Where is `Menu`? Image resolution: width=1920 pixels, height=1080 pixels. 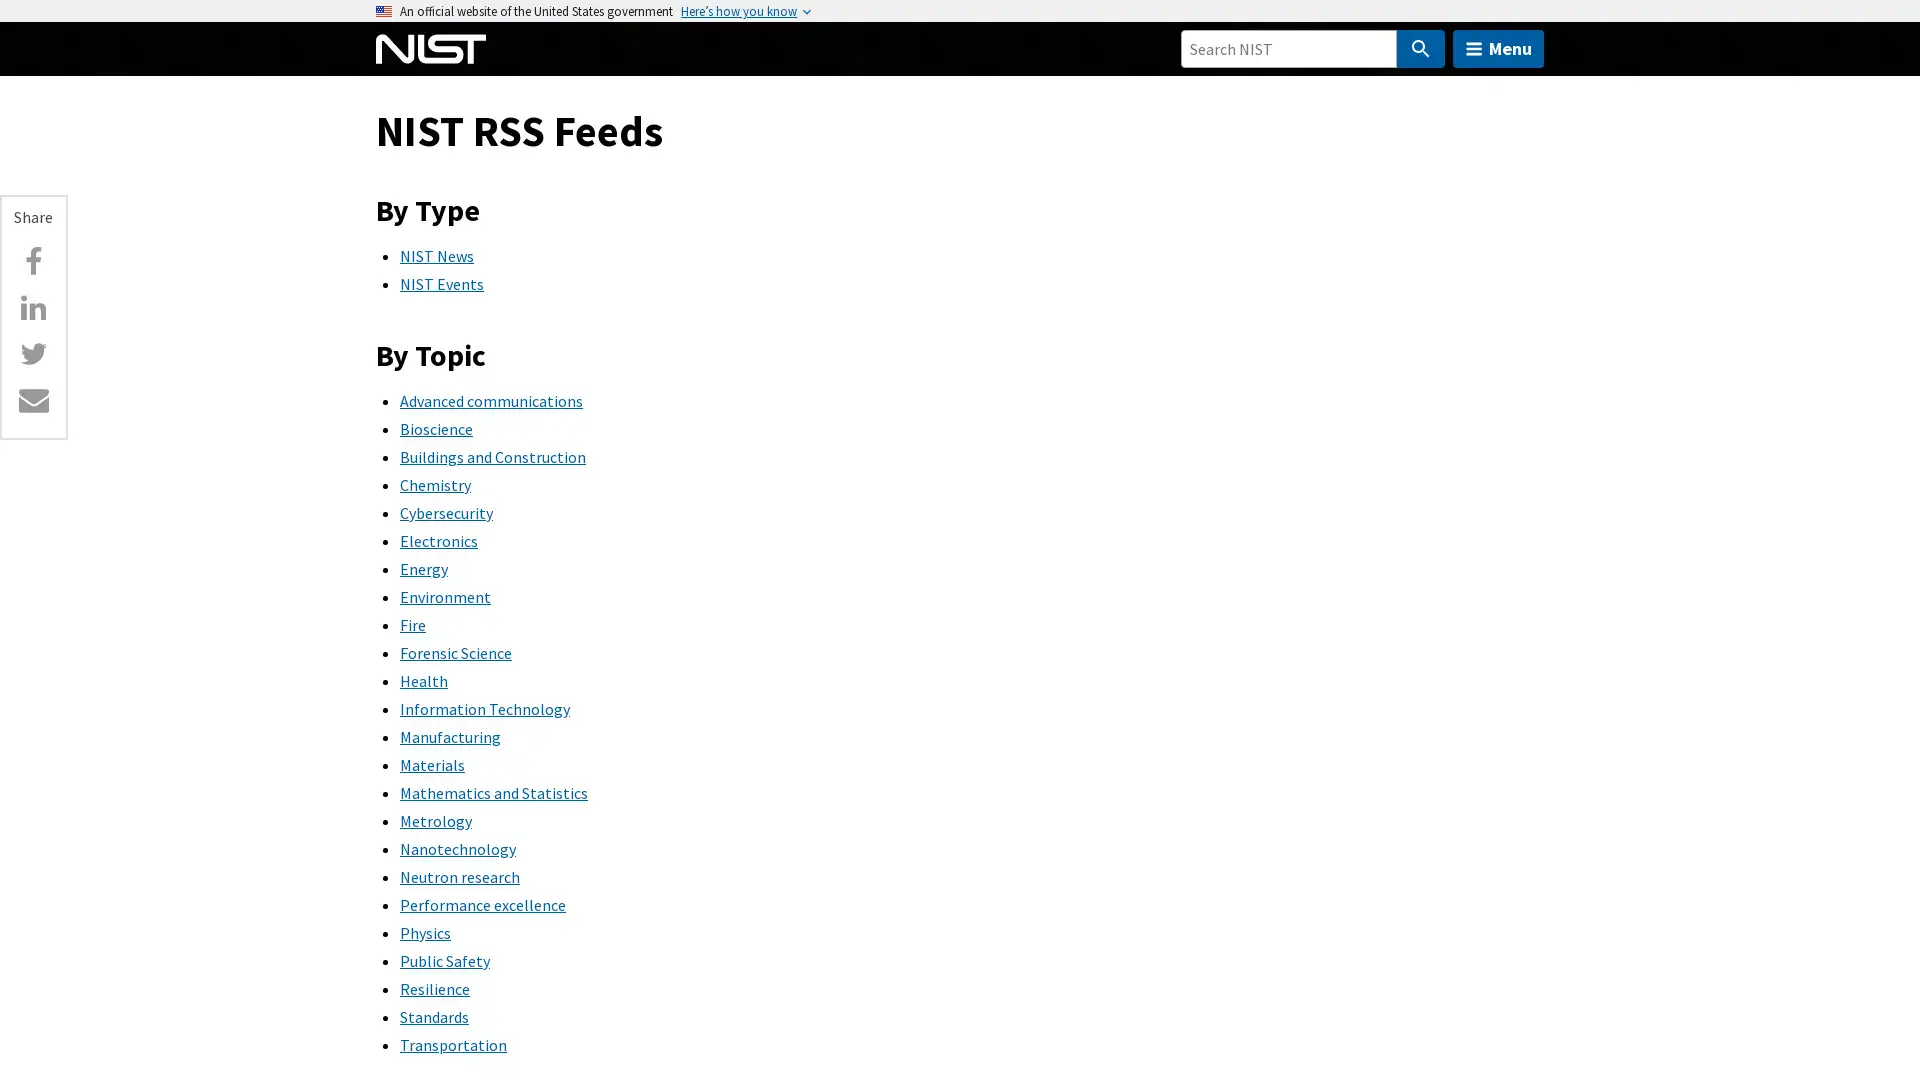 Menu is located at coordinates (1498, 48).